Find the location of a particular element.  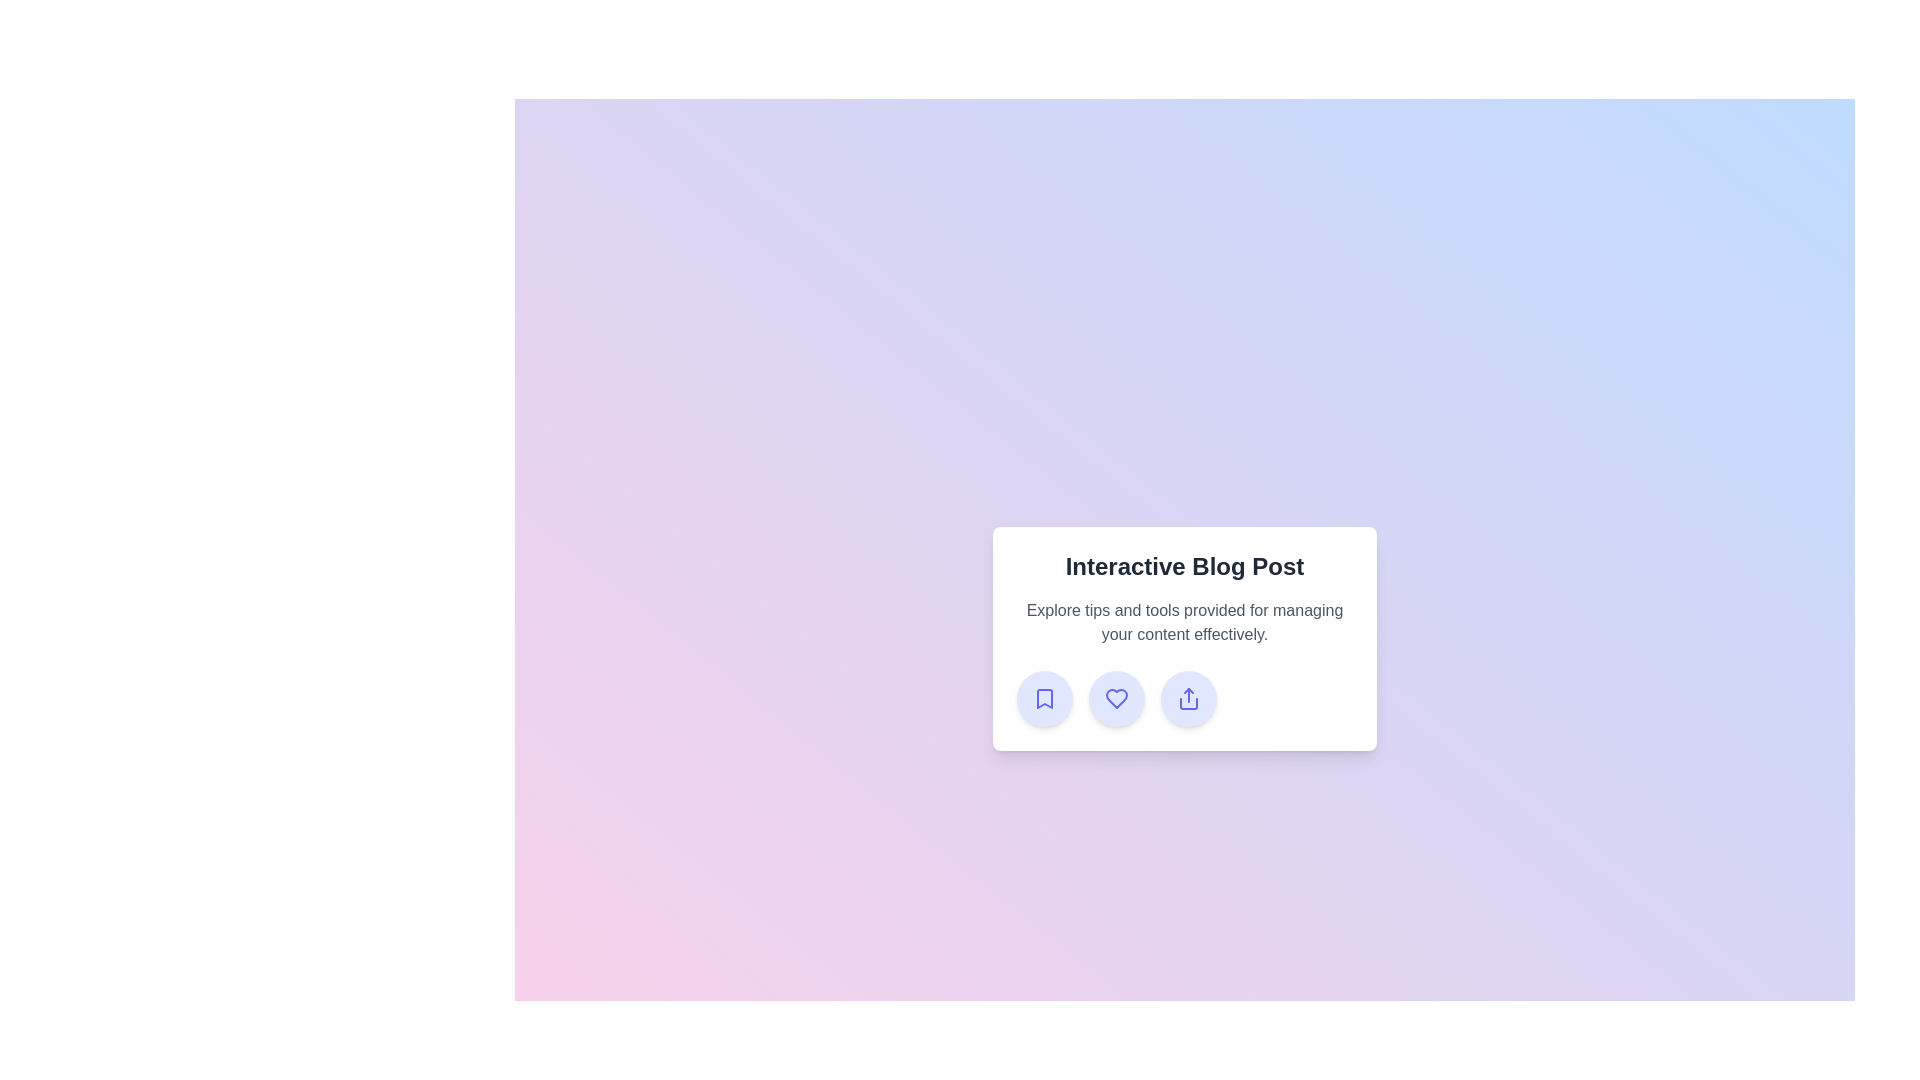

the heart icon, which is centered within a circular button located at the bottom area of the card layout, to interact with the action is located at coordinates (1116, 697).